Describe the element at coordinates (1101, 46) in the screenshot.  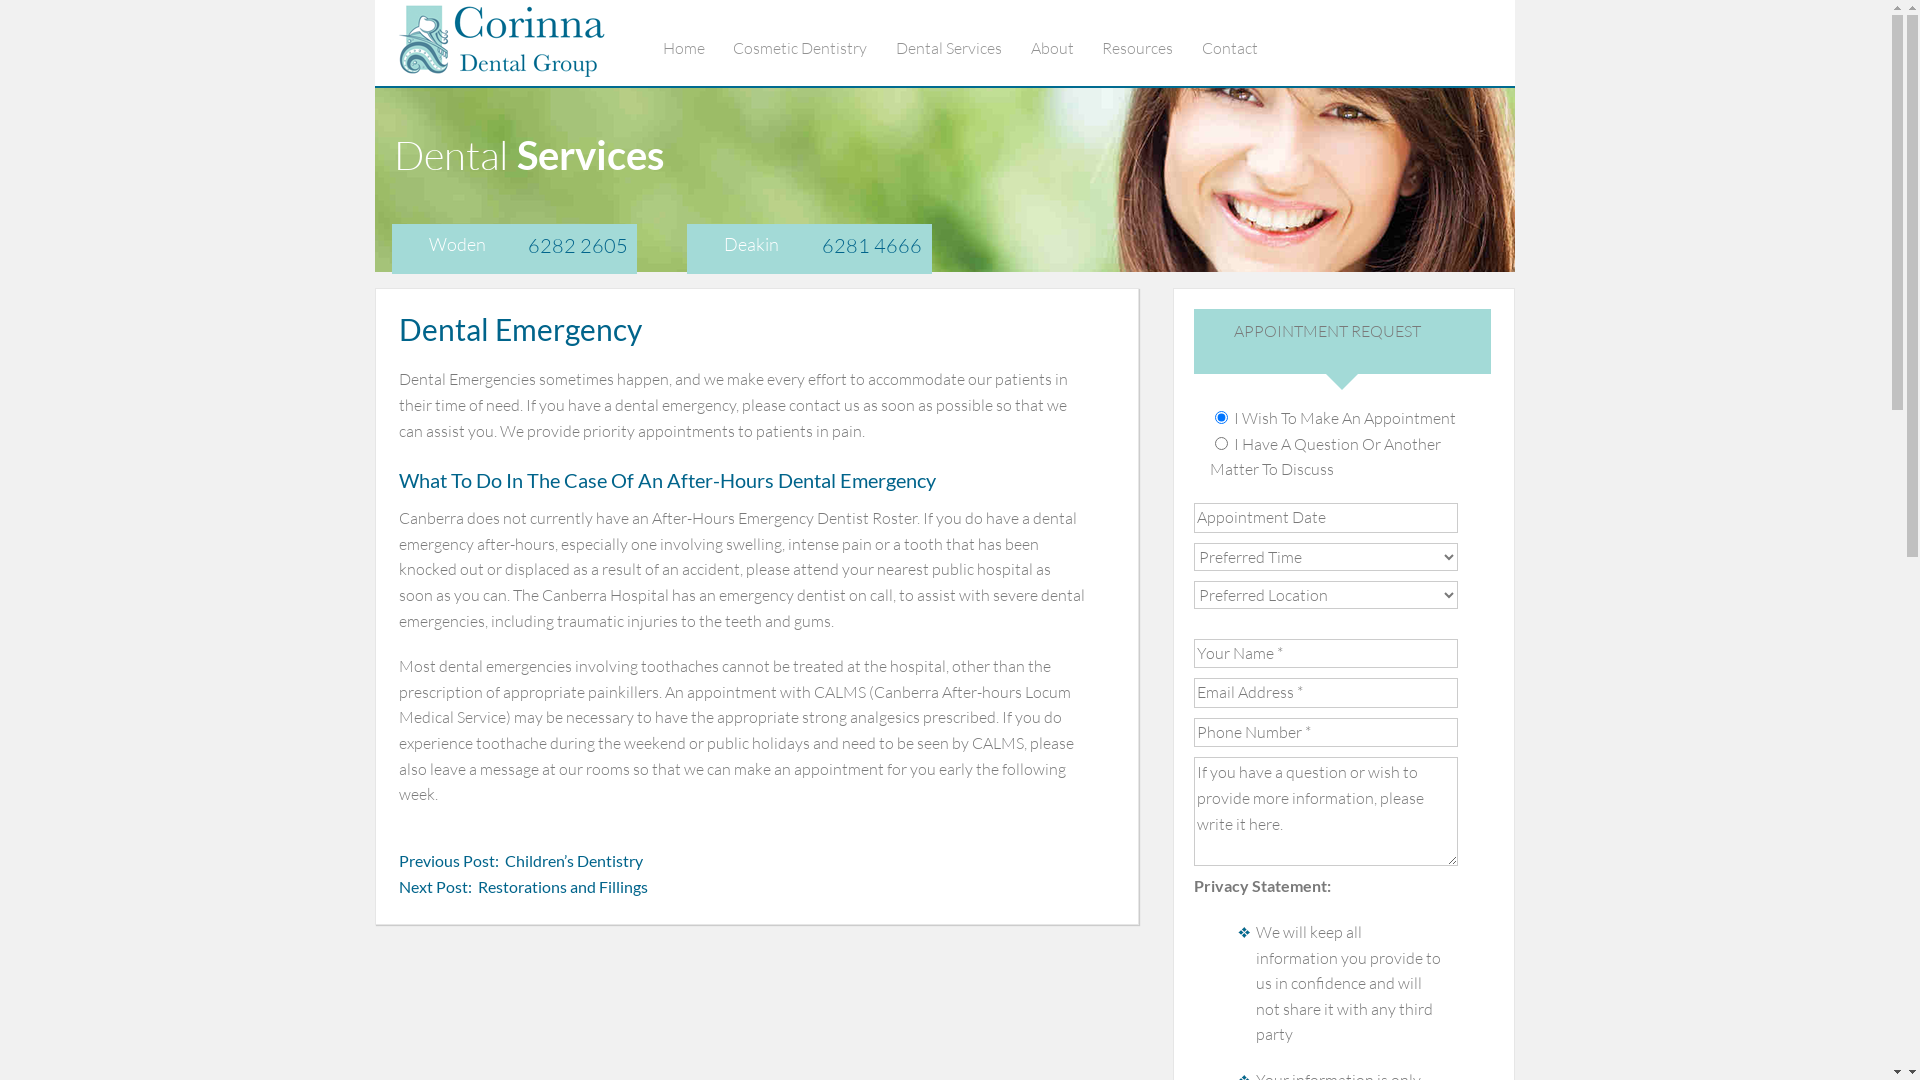
I see `'Resources'` at that location.